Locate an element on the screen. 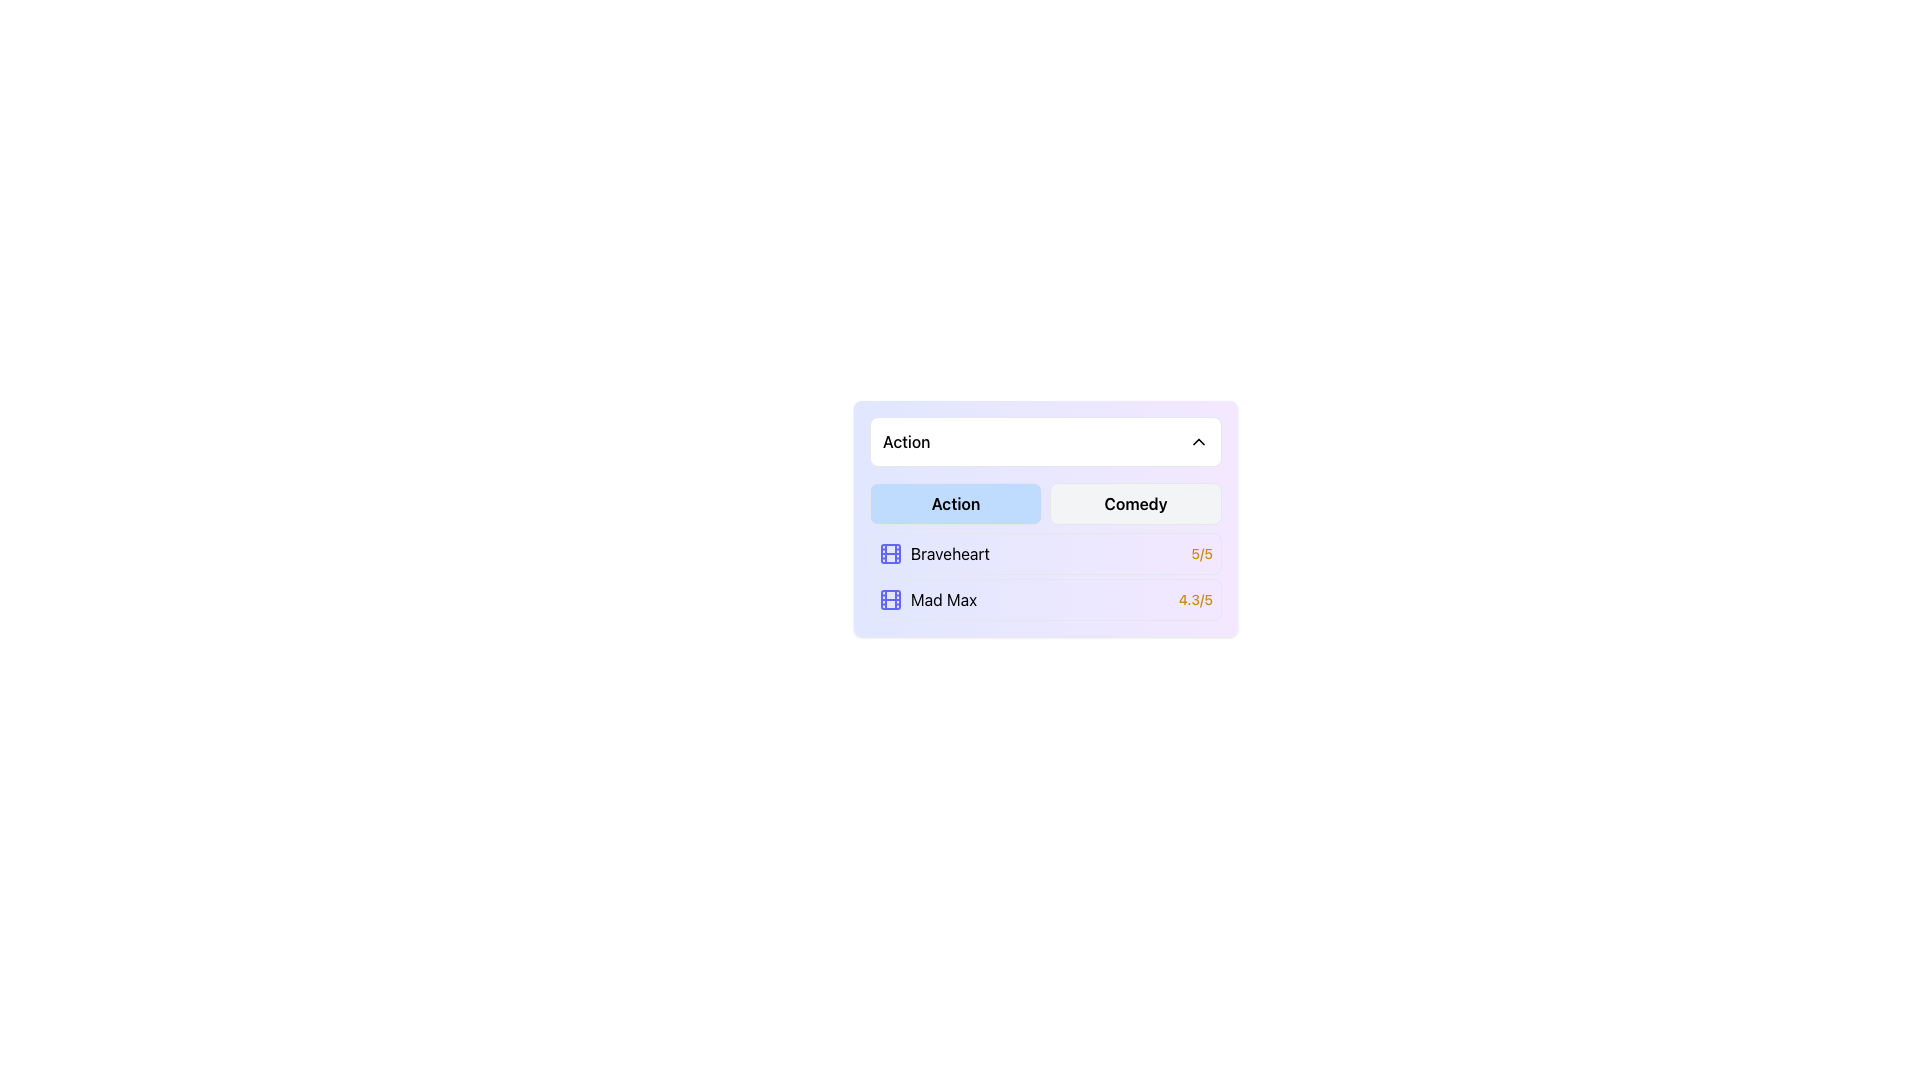  the movie title text label located in the second row of the movie selection list, which is positioned under the text 'Braveheart' is located at coordinates (943, 599).